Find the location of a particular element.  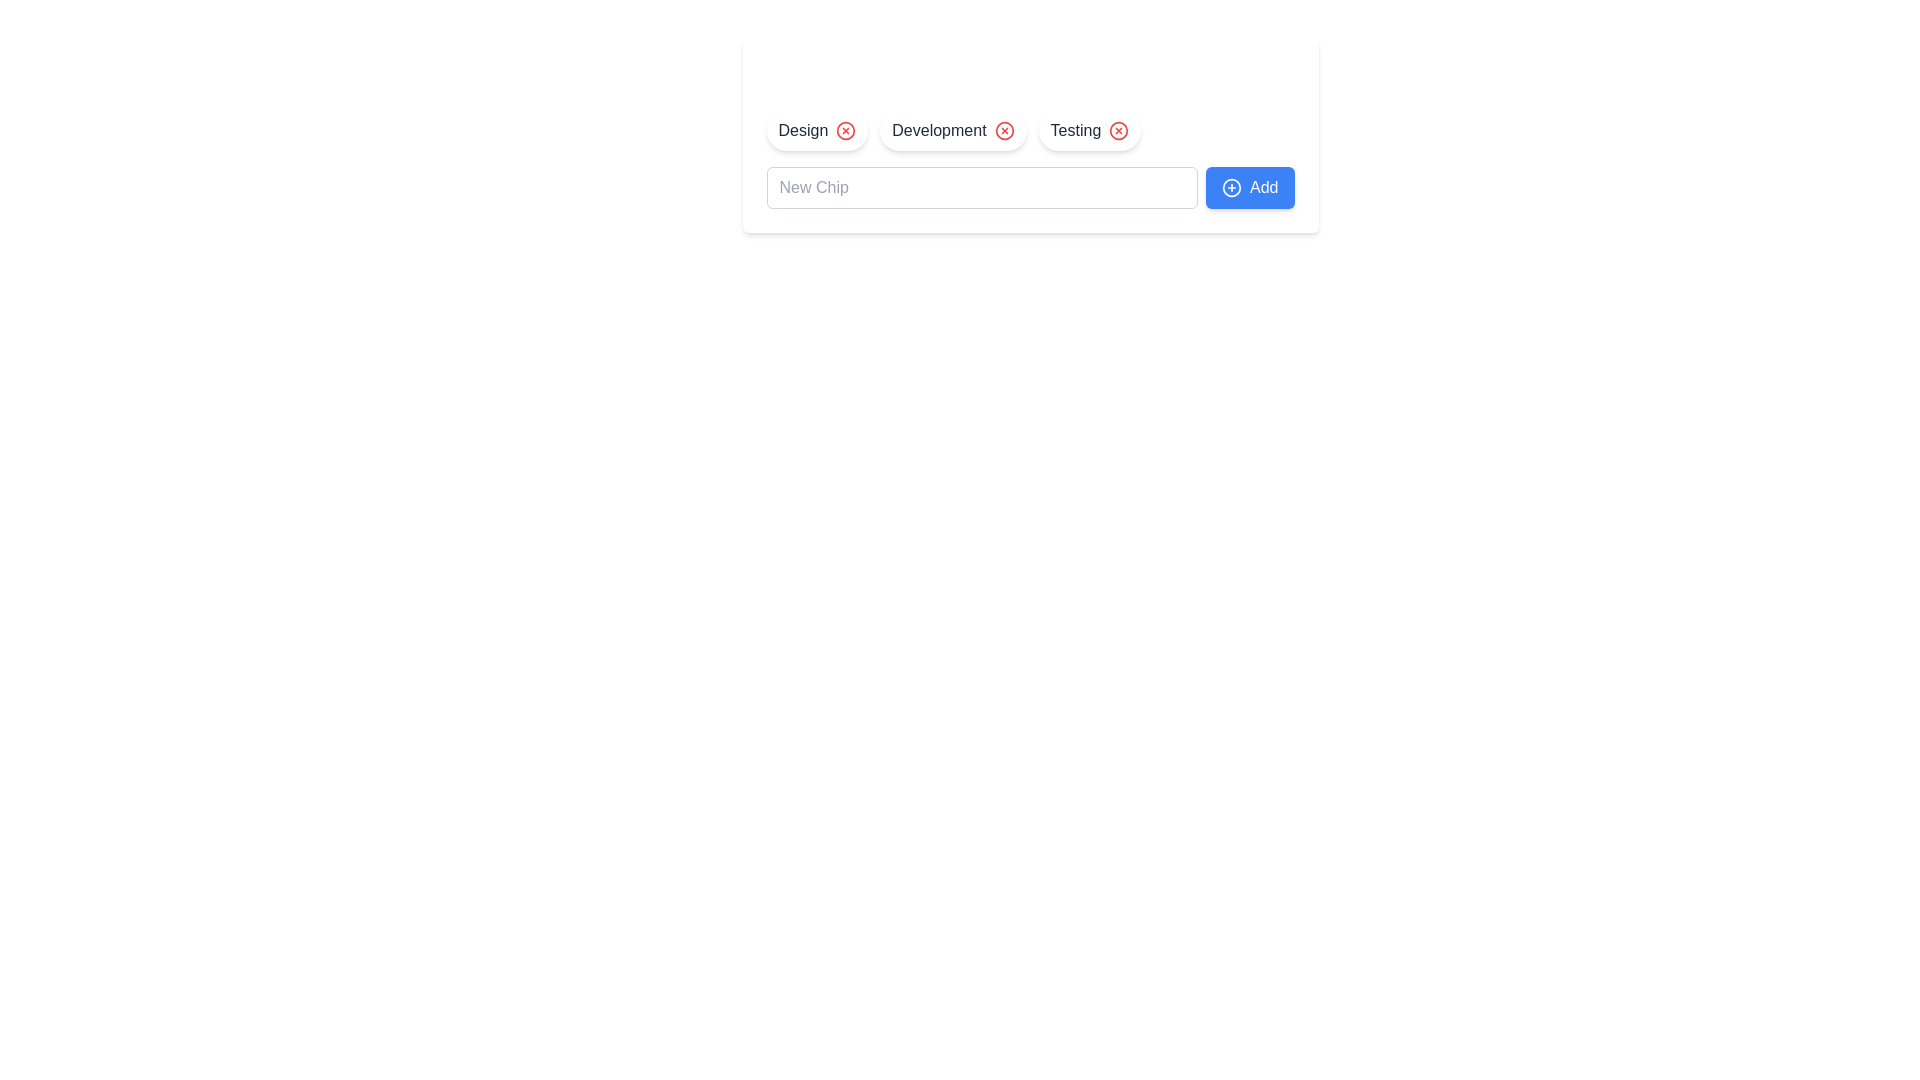

the chip labeled Testing by clicking its delete icon is located at coordinates (1118, 131).